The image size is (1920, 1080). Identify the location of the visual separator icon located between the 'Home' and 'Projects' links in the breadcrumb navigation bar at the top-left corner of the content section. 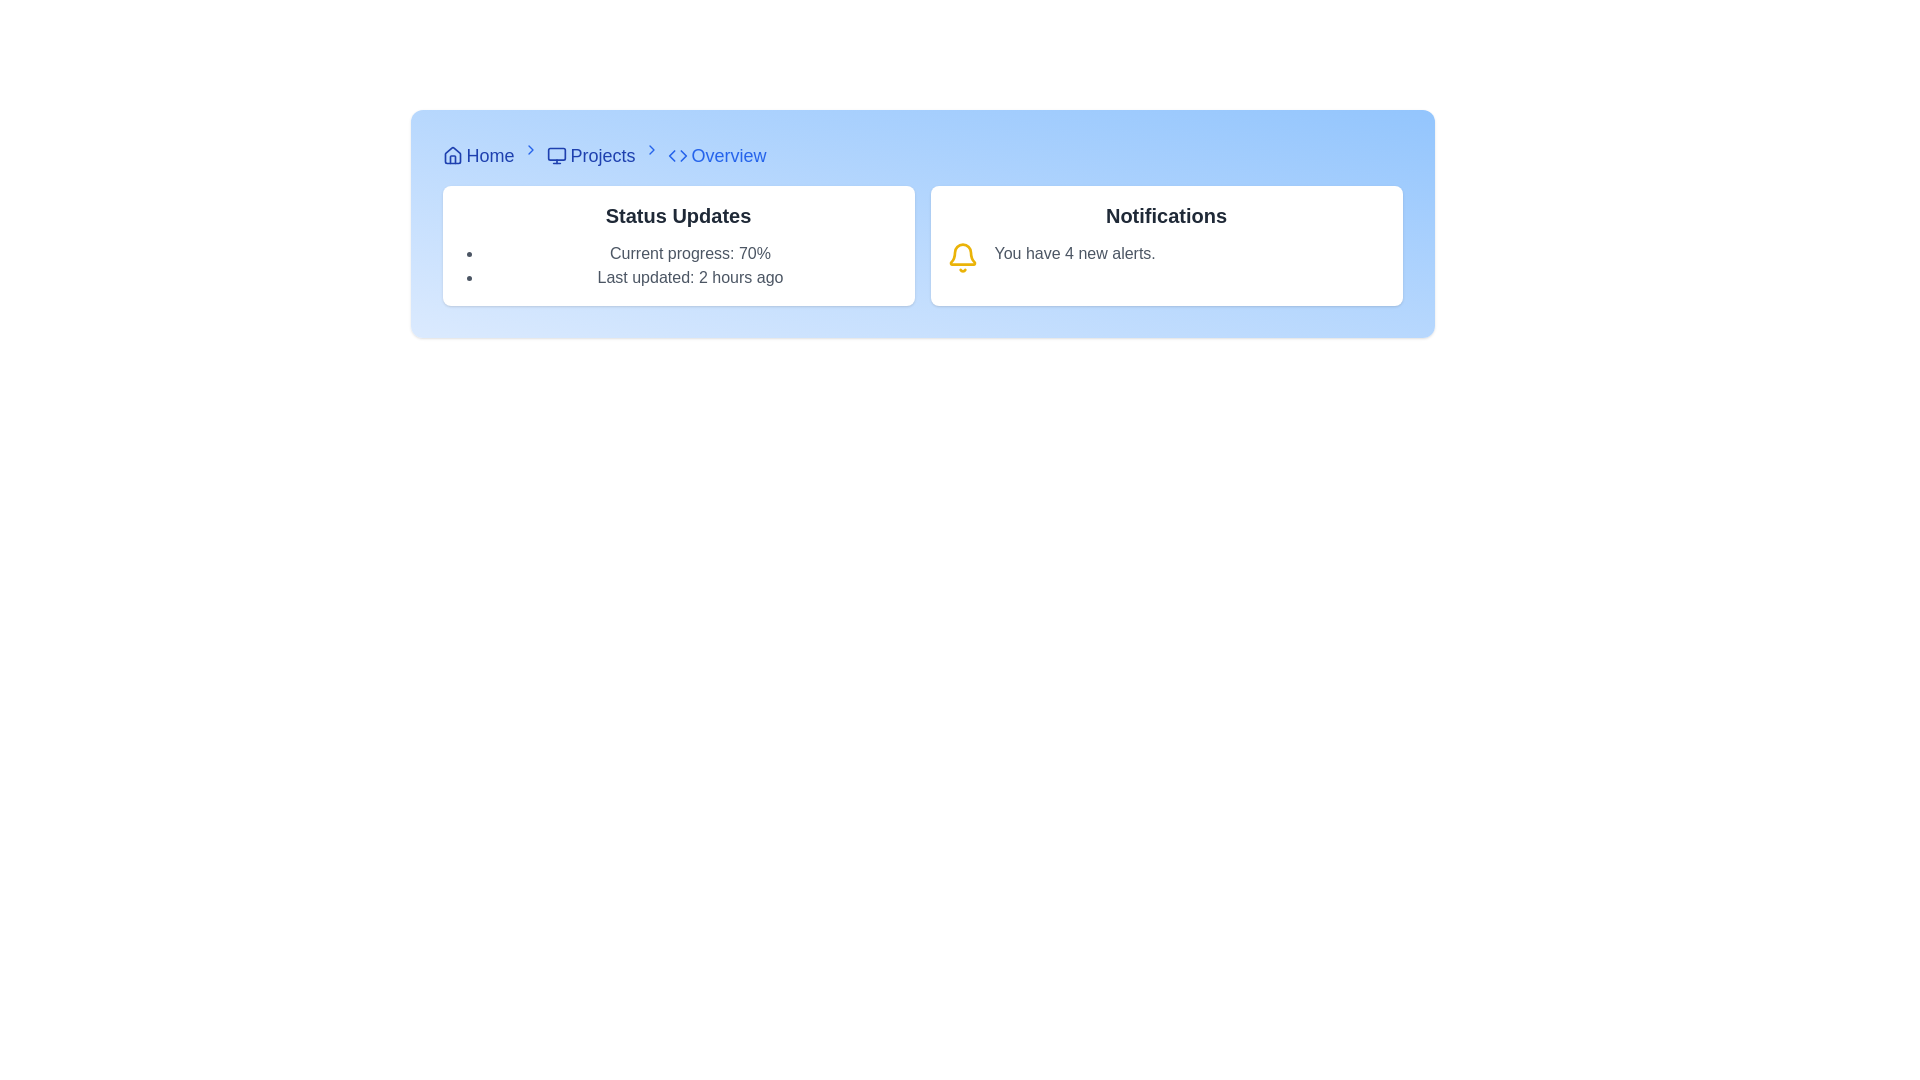
(530, 149).